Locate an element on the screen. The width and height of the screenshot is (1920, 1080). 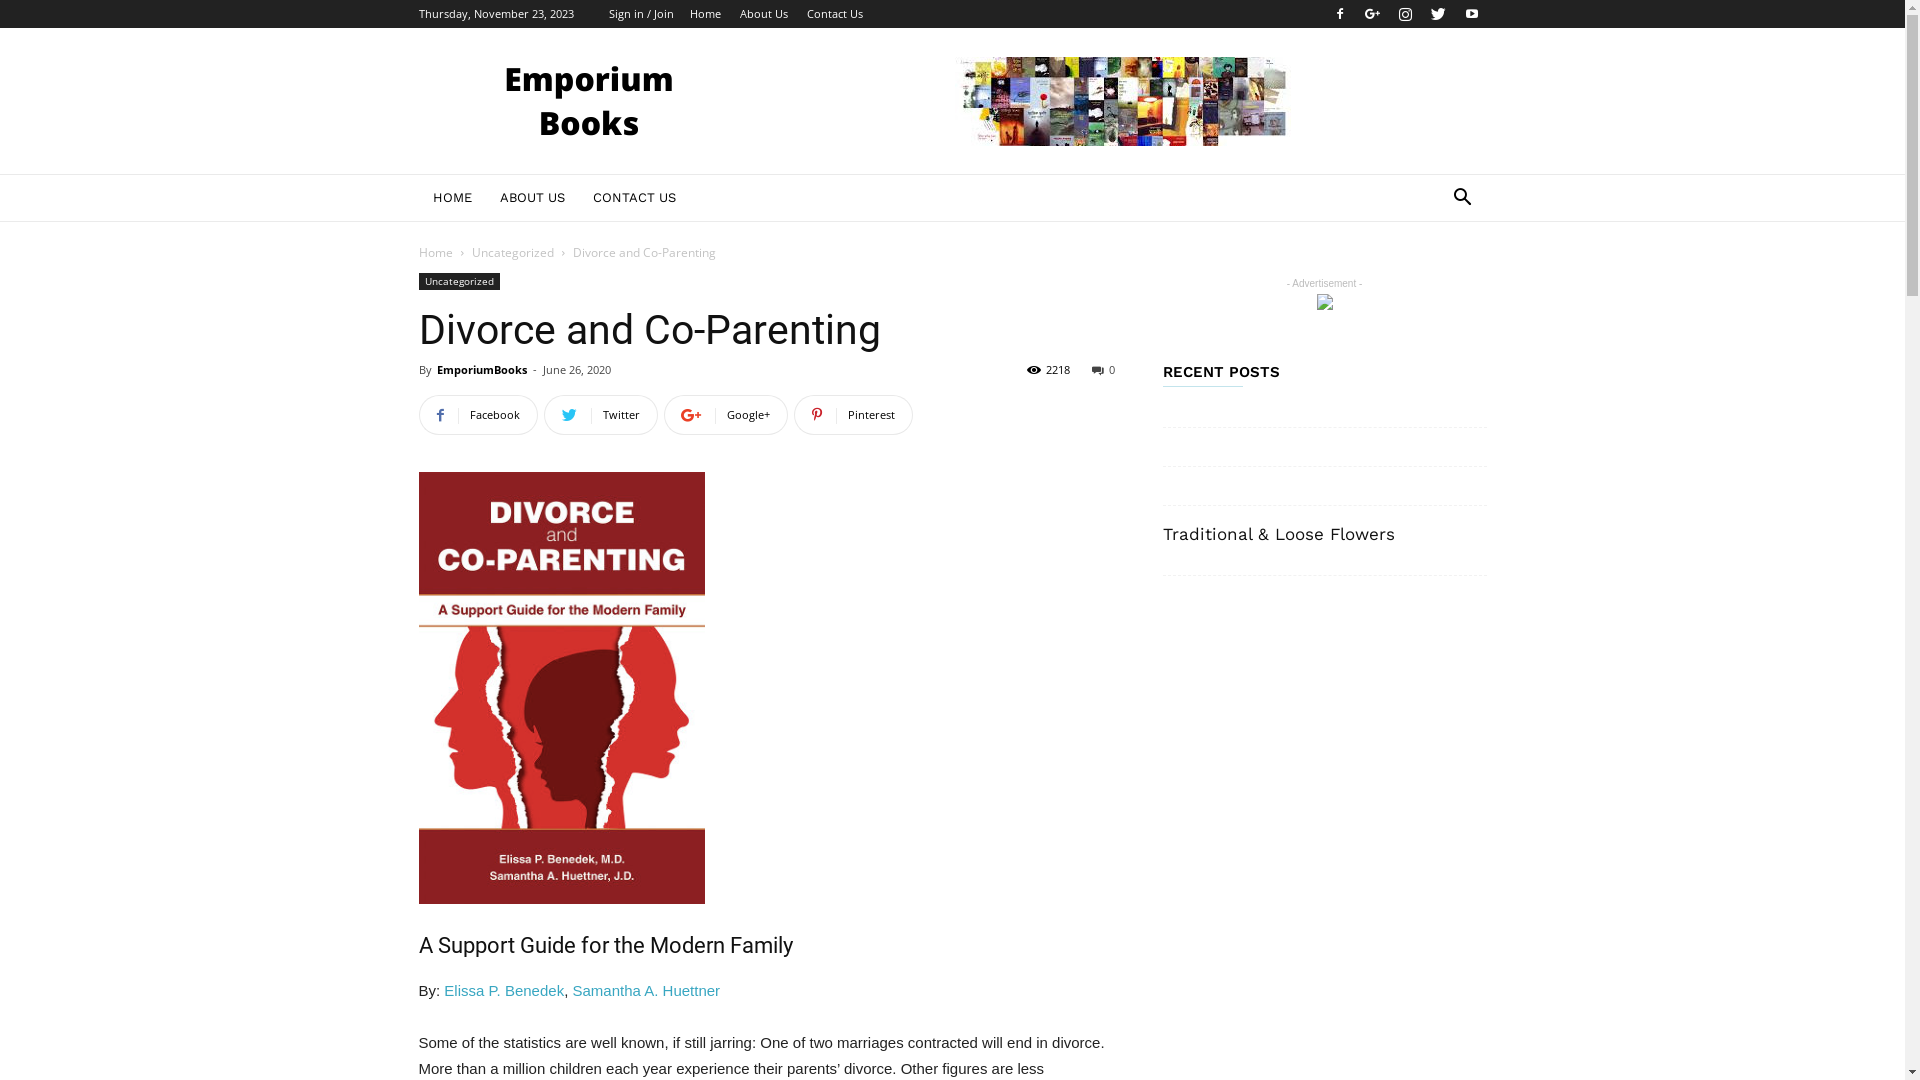
'Instagram' is located at coordinates (1404, 14).